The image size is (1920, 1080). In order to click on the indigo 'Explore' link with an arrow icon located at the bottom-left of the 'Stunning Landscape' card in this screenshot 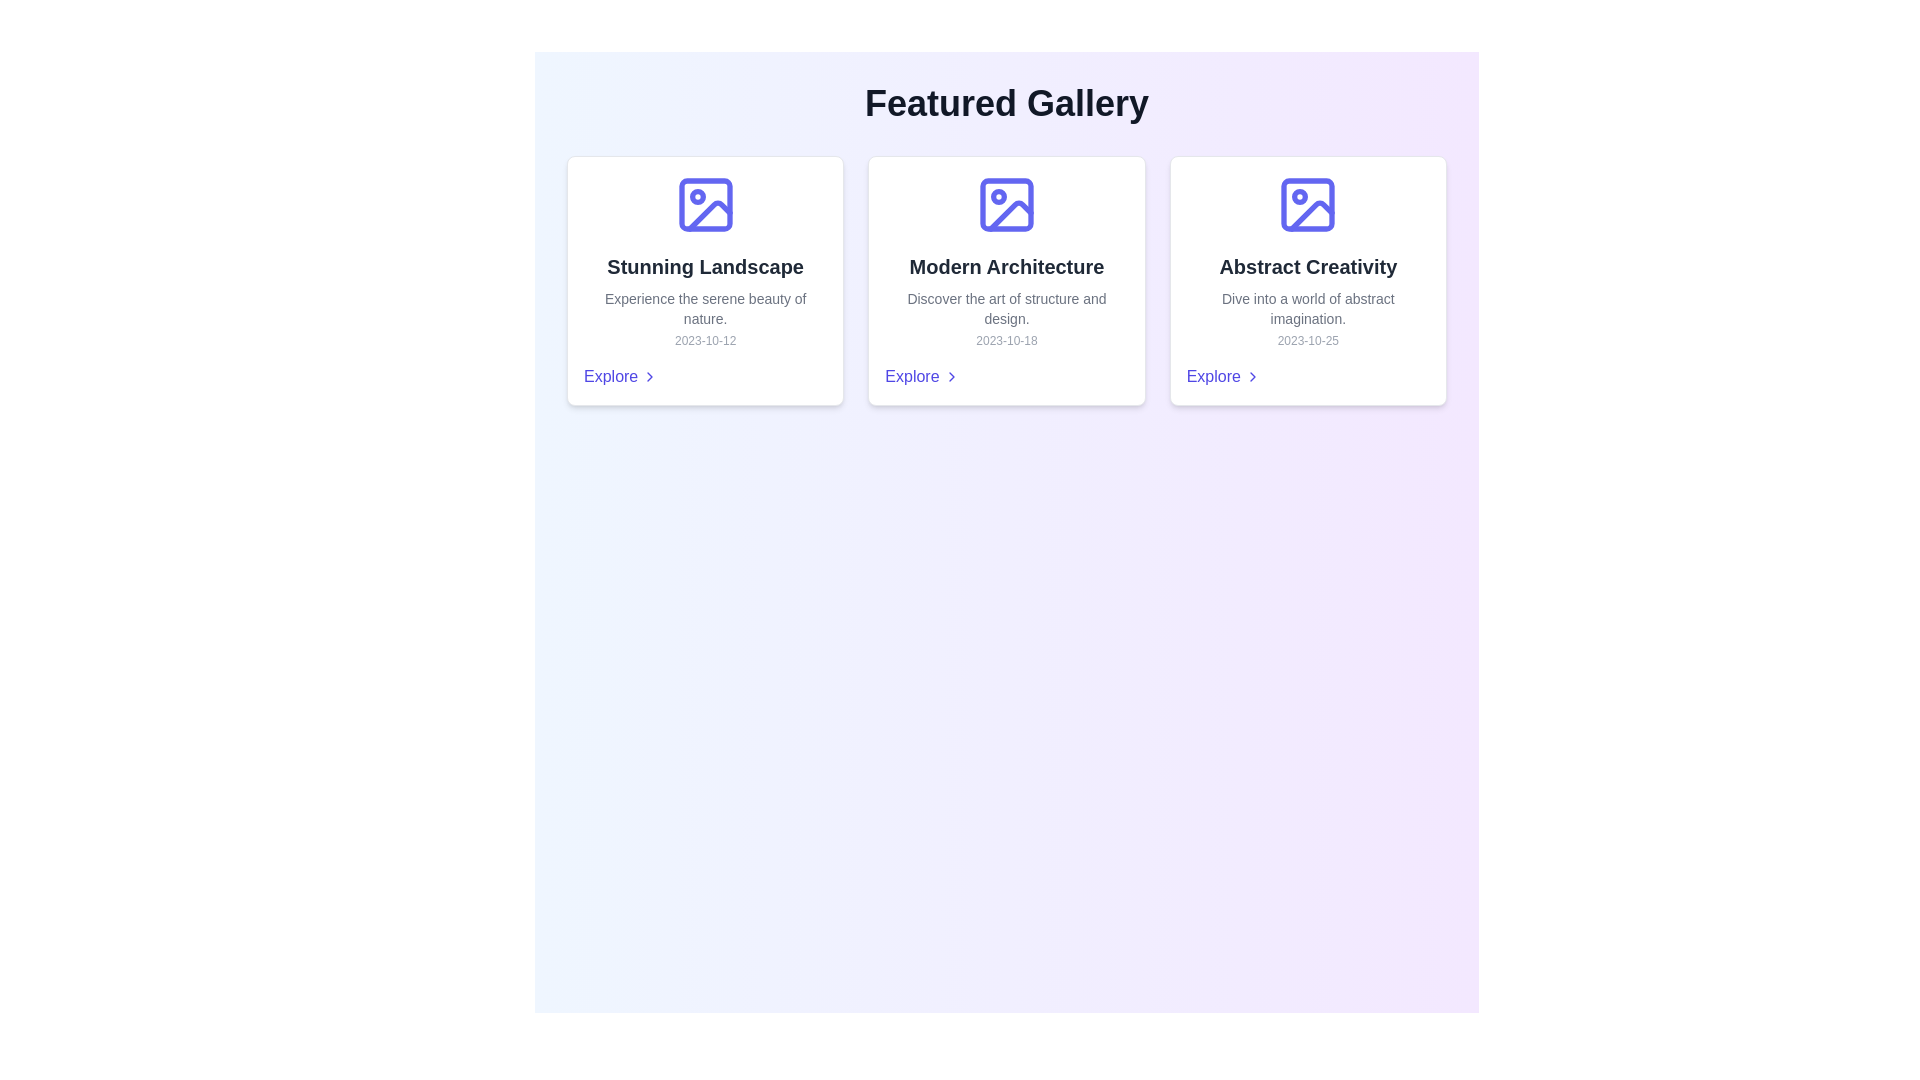, I will do `click(620, 377)`.